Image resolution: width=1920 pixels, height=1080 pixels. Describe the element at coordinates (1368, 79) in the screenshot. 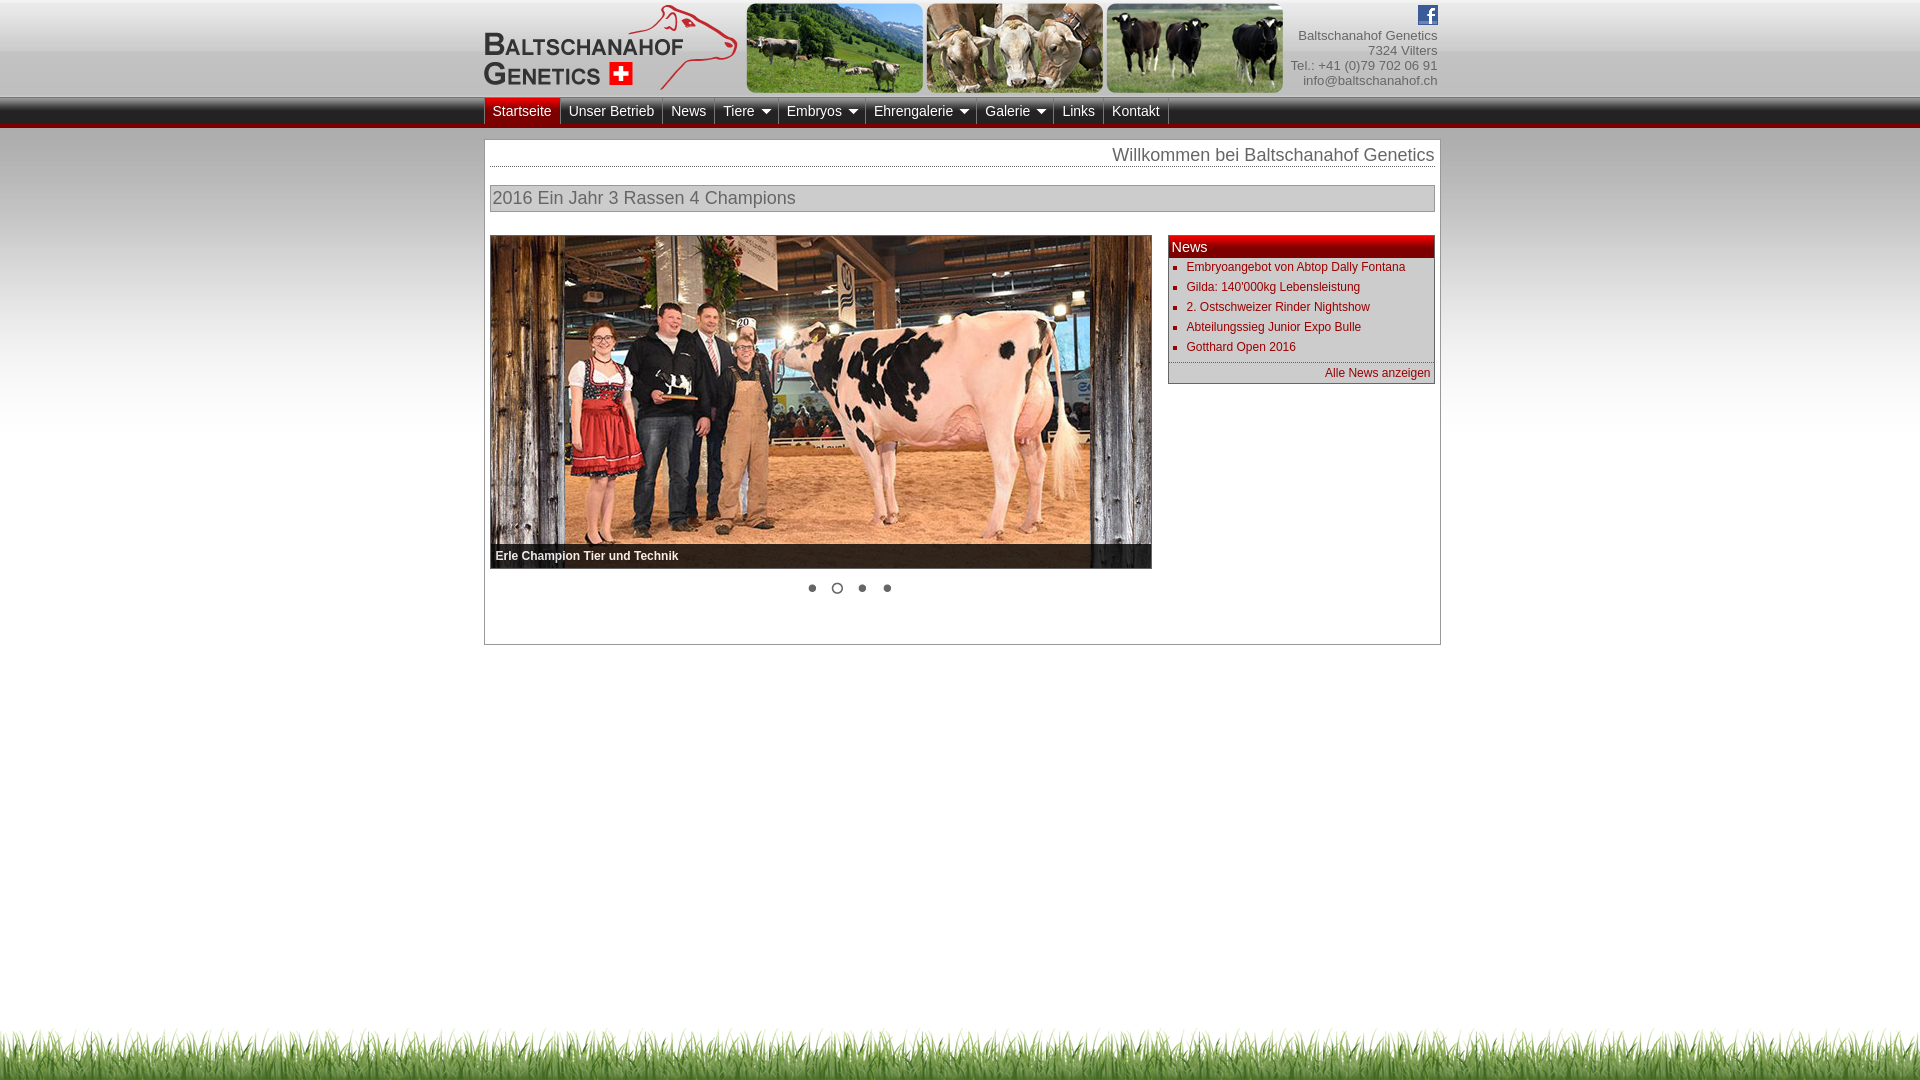

I see `'info@baltschanahof.ch'` at that location.